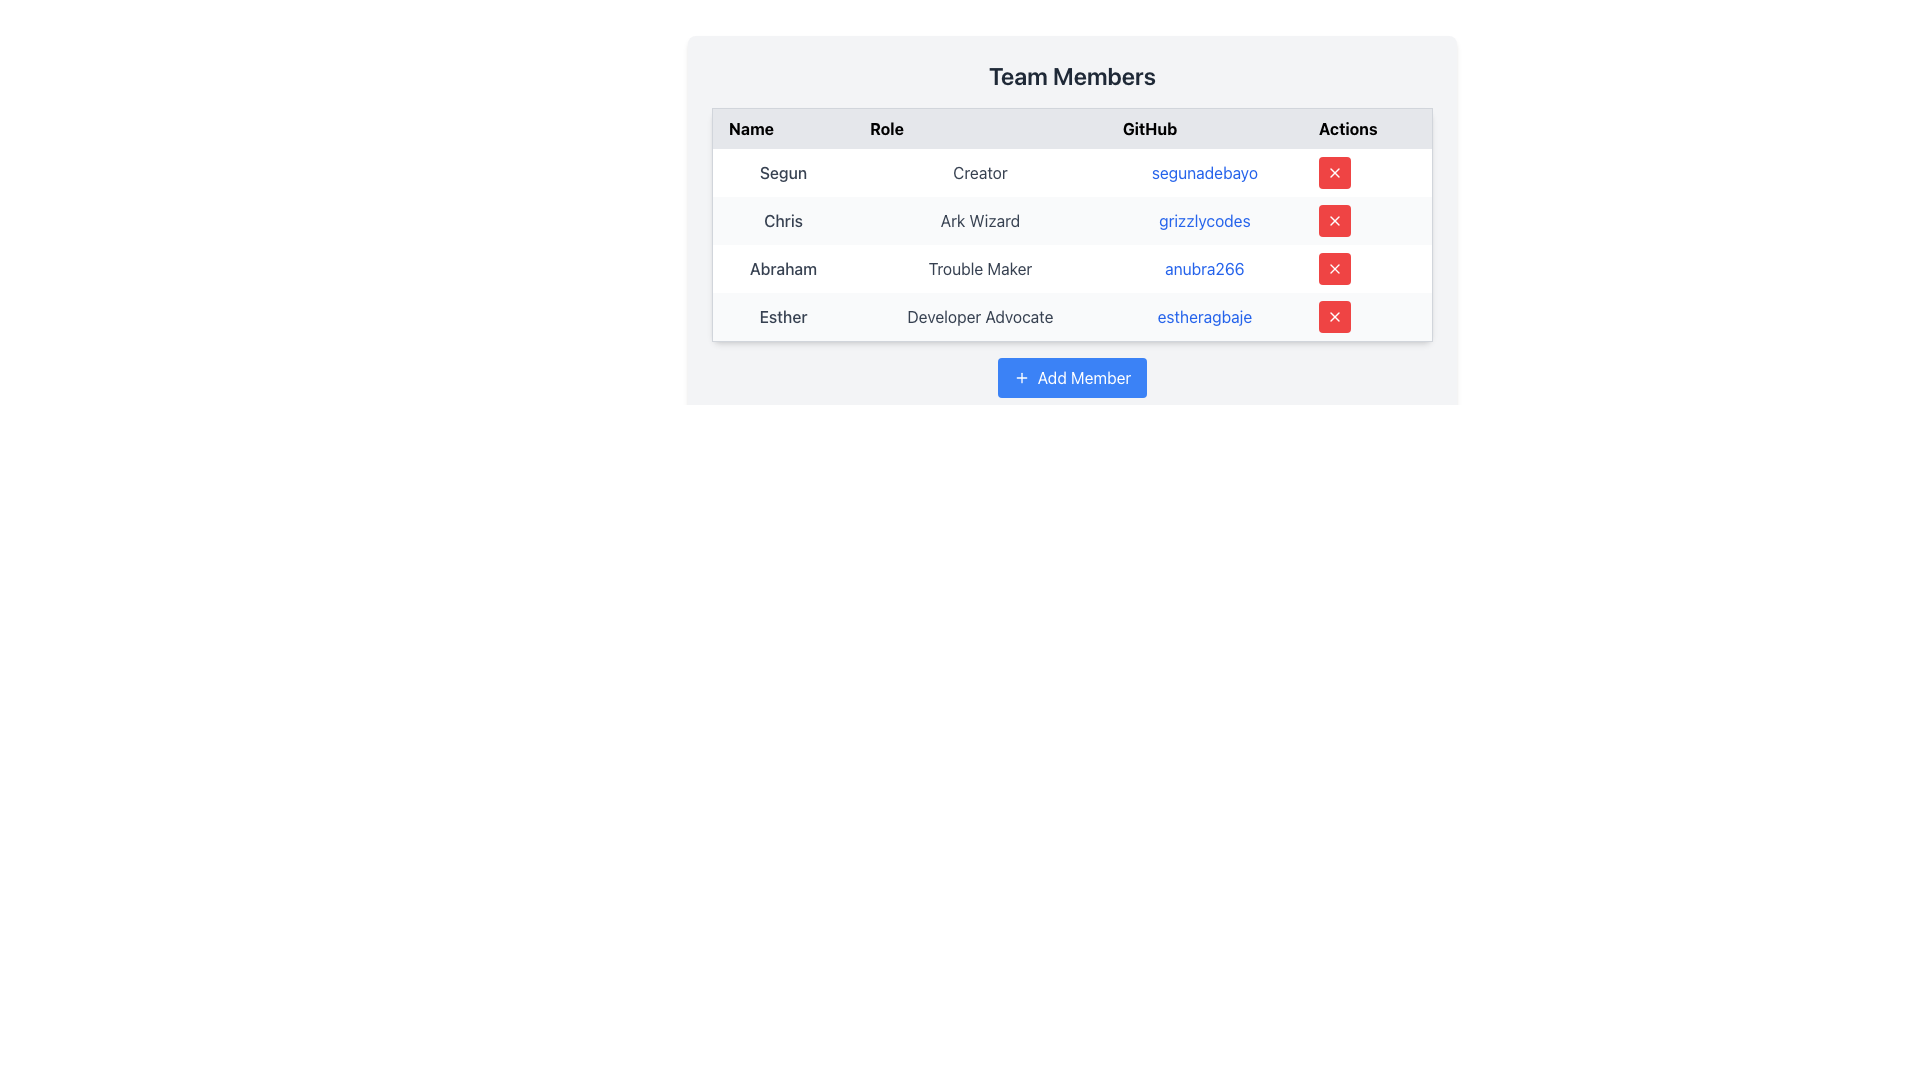 This screenshot has width=1920, height=1080. What do you see at coordinates (1334, 172) in the screenshot?
I see `the small red square button with rounded corners featuring a white cross icon, located in the Actions column of the first row in the Team Members section under the GitHub information of 'Creator' Segun` at bounding box center [1334, 172].